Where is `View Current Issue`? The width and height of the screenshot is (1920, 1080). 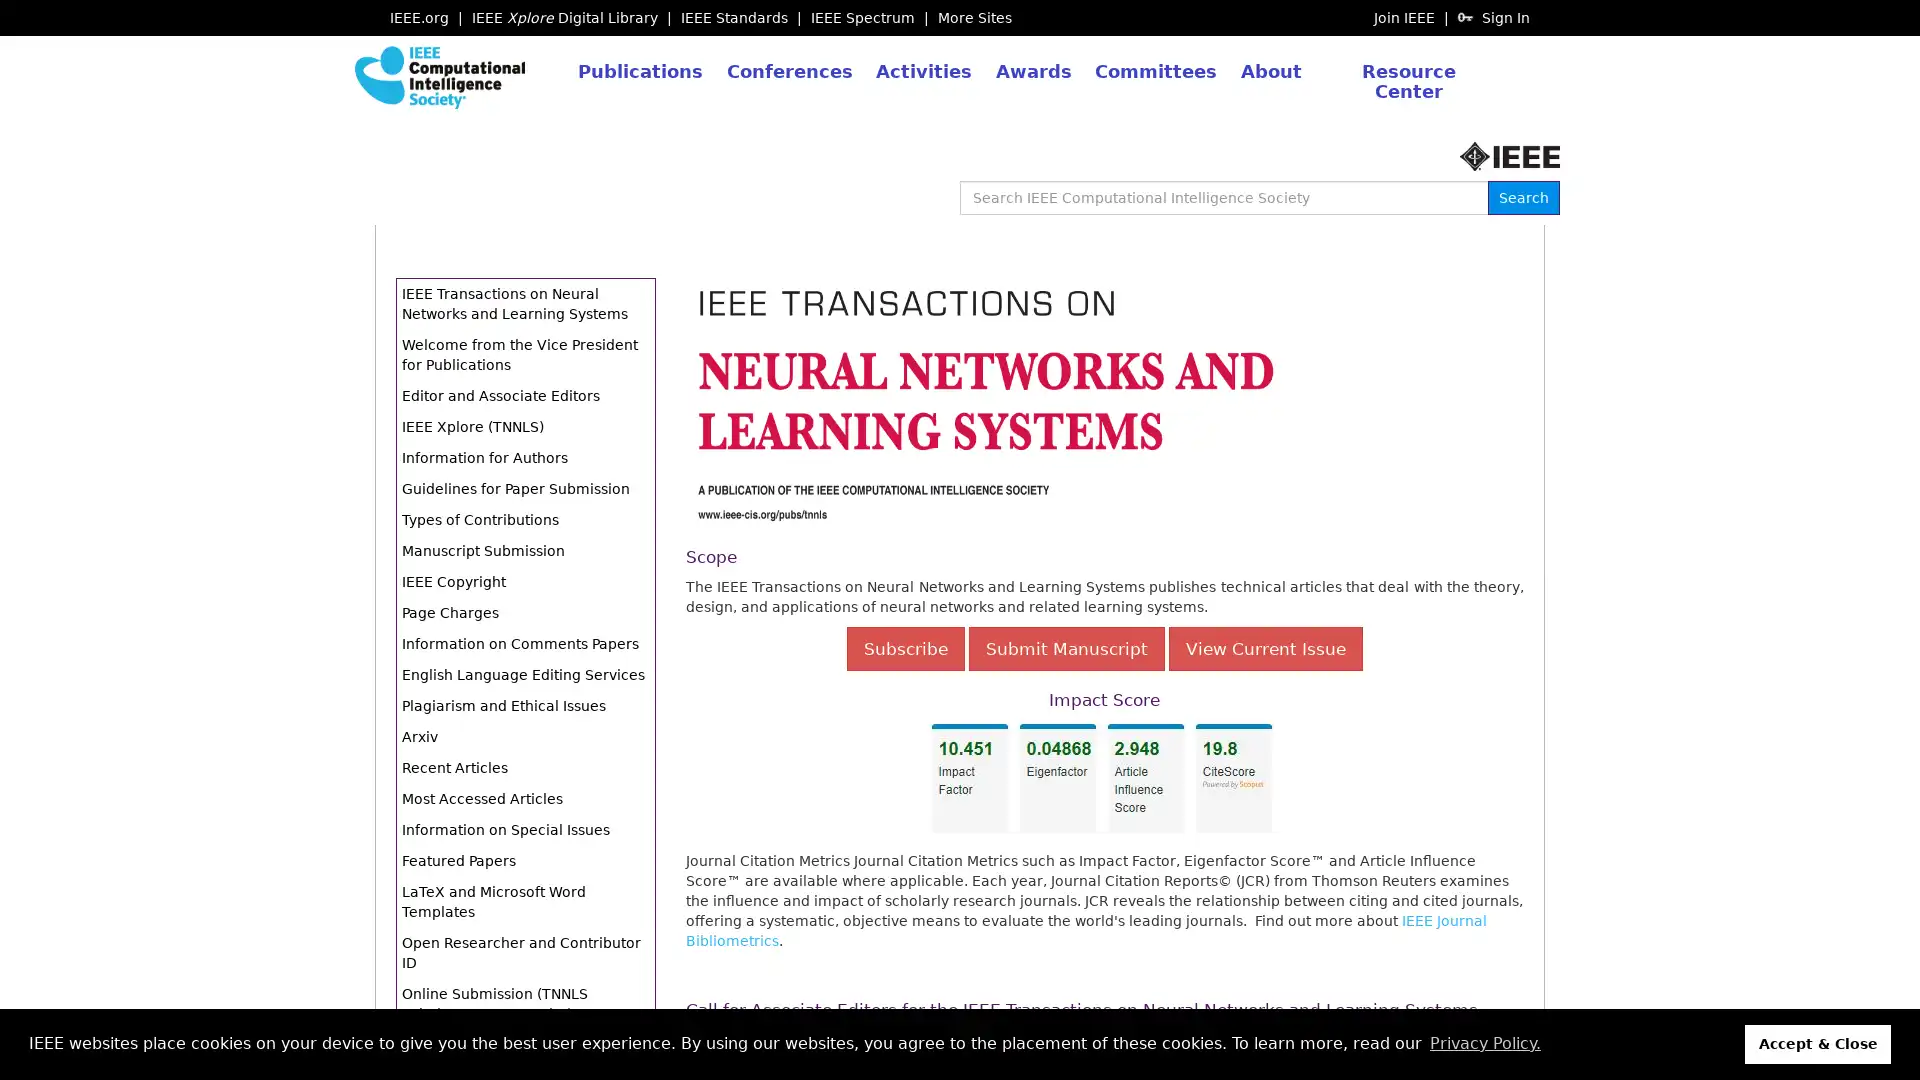
View Current Issue is located at coordinates (1264, 648).